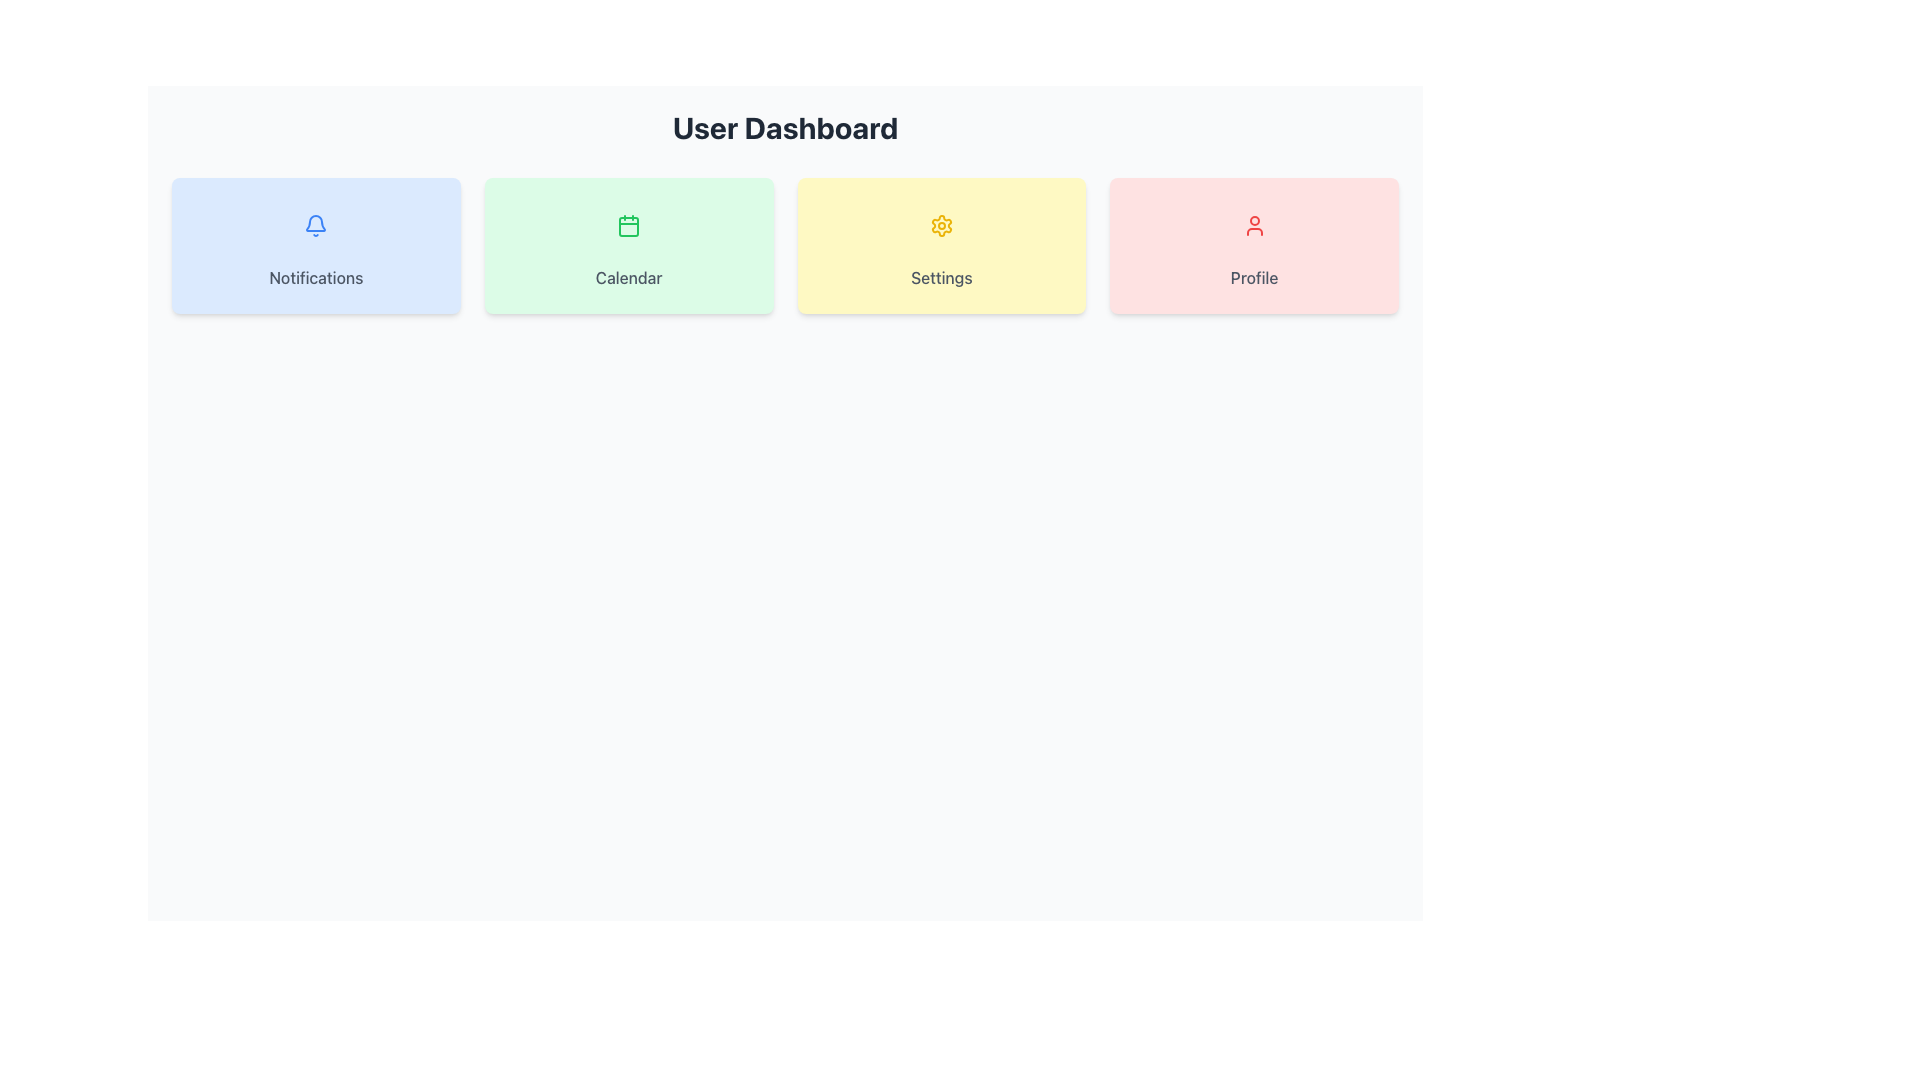 The width and height of the screenshot is (1920, 1080). What do you see at coordinates (940, 245) in the screenshot?
I see `the 'Settings' button in the dashboard` at bounding box center [940, 245].